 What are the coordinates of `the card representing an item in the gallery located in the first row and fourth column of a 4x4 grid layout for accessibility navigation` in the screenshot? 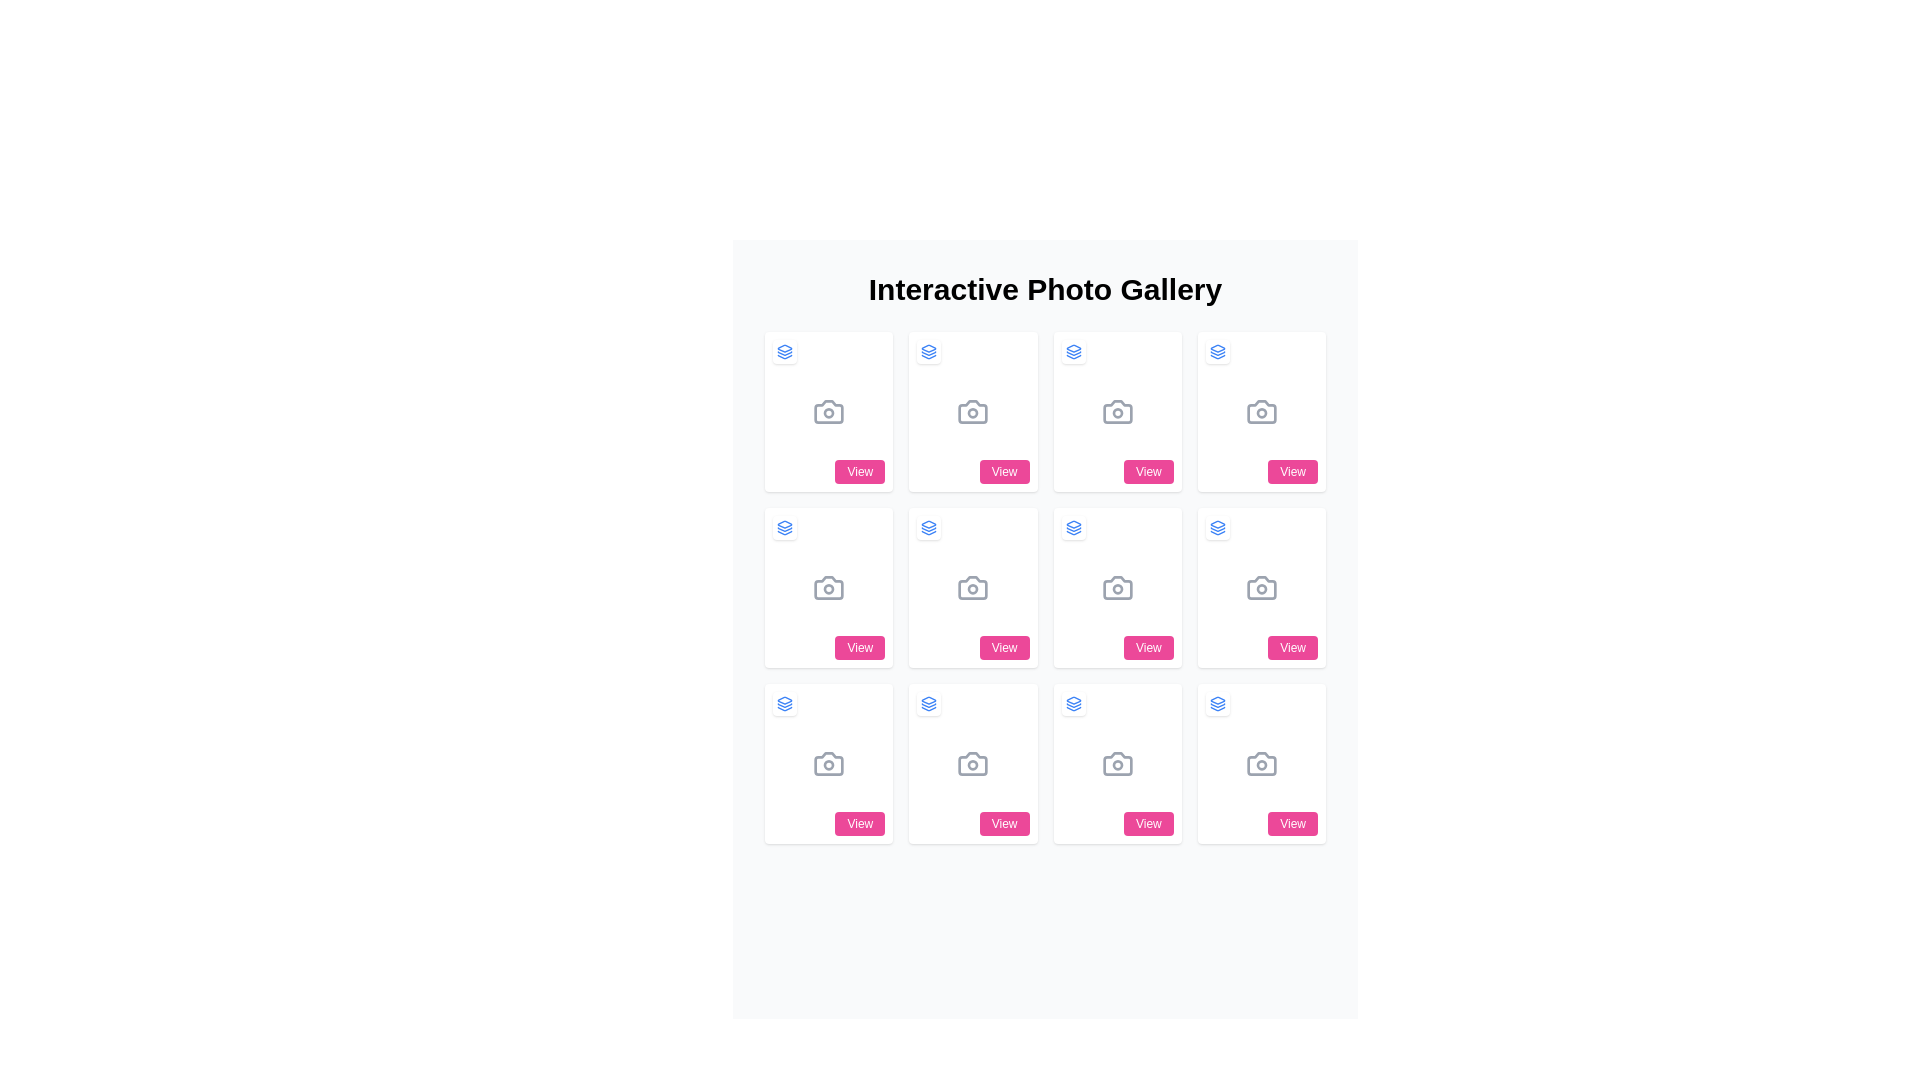 It's located at (1260, 411).